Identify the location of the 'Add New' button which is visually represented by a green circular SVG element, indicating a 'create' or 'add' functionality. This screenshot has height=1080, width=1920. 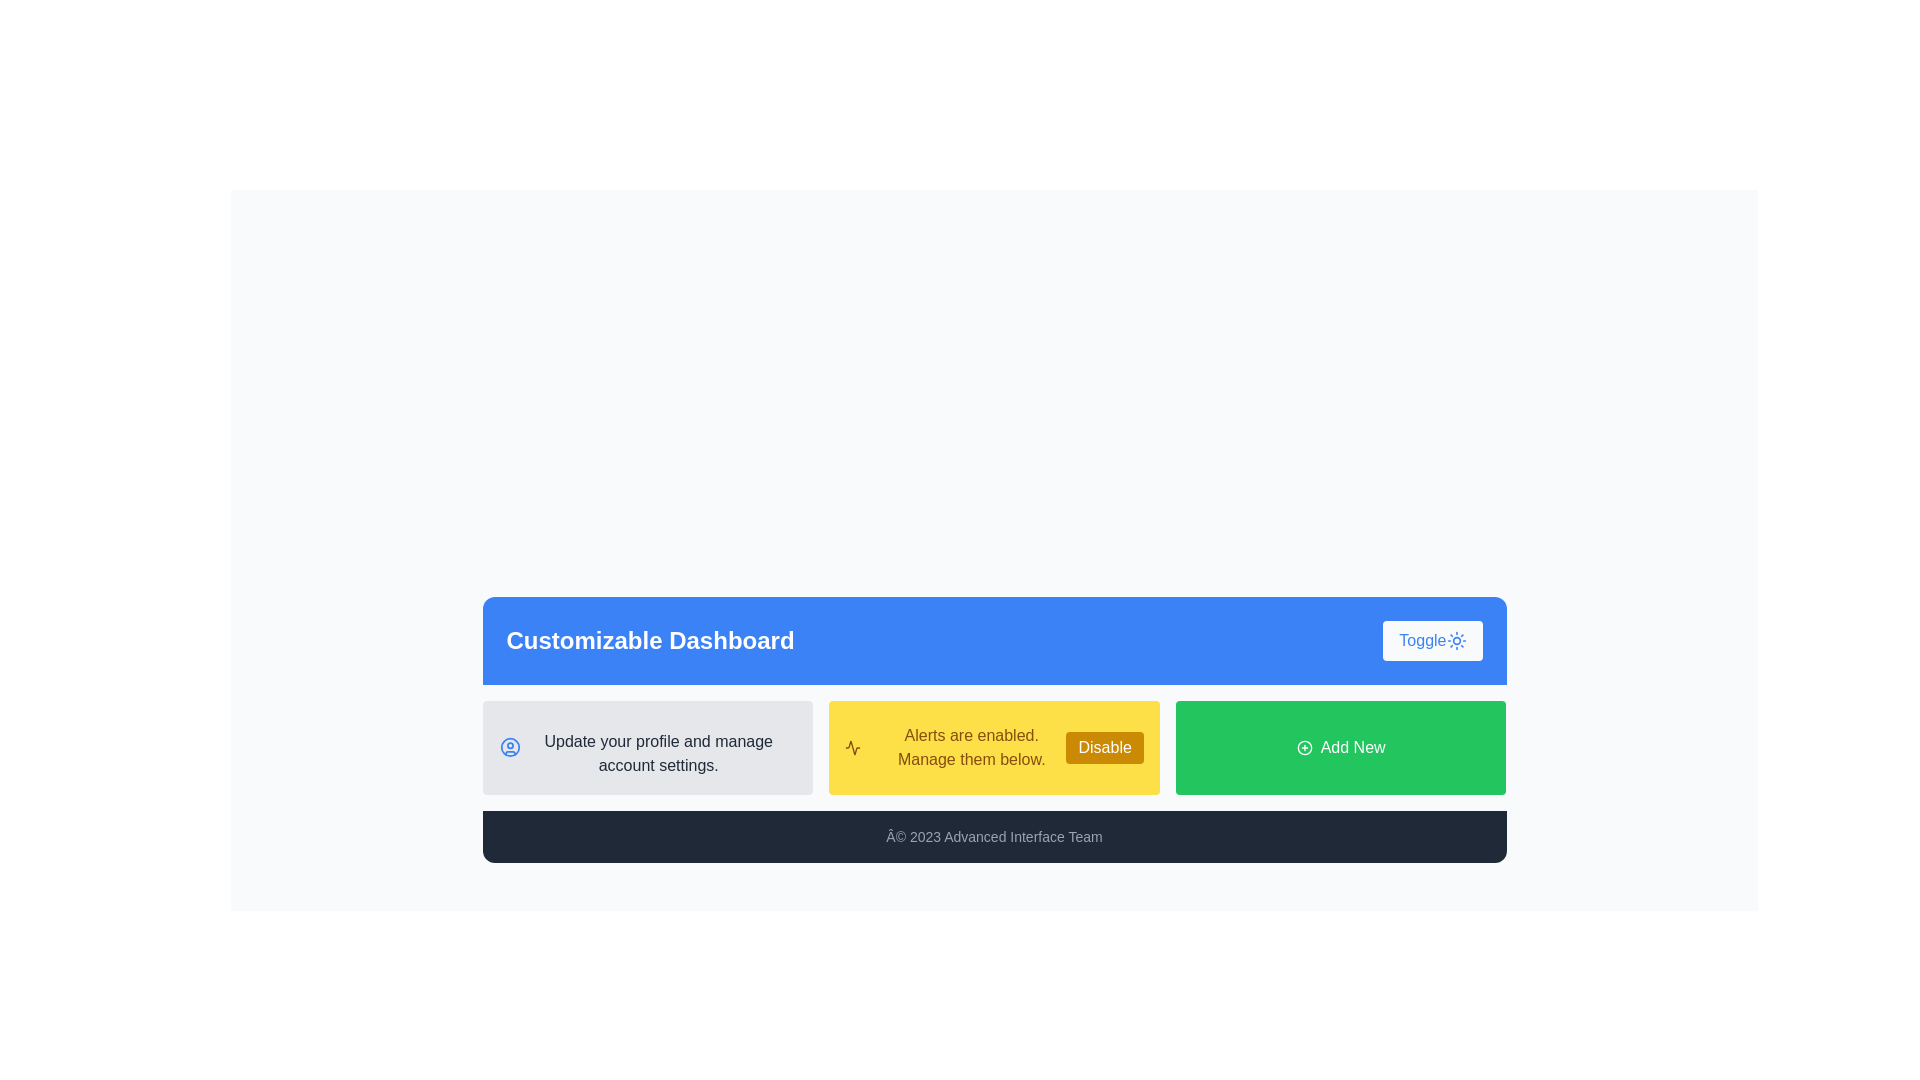
(1304, 748).